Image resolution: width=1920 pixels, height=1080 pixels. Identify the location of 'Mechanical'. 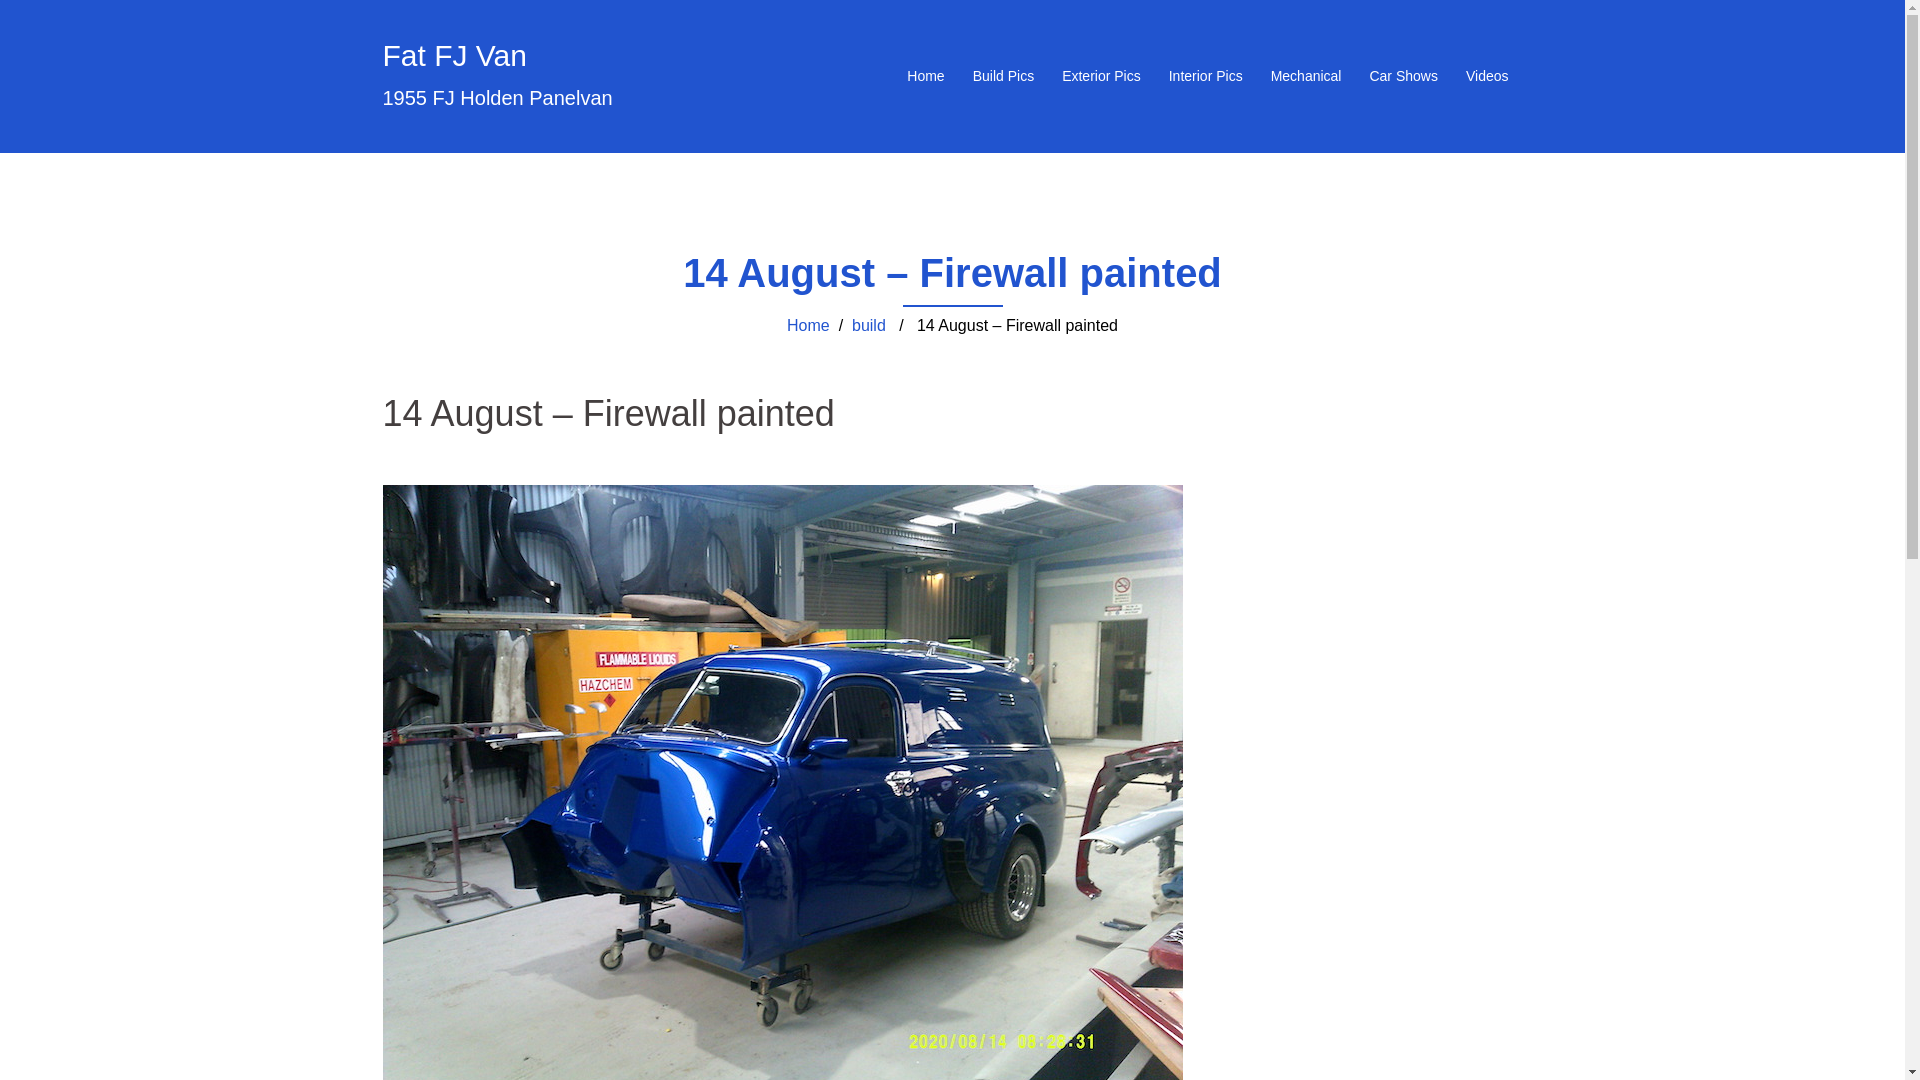
(1306, 75).